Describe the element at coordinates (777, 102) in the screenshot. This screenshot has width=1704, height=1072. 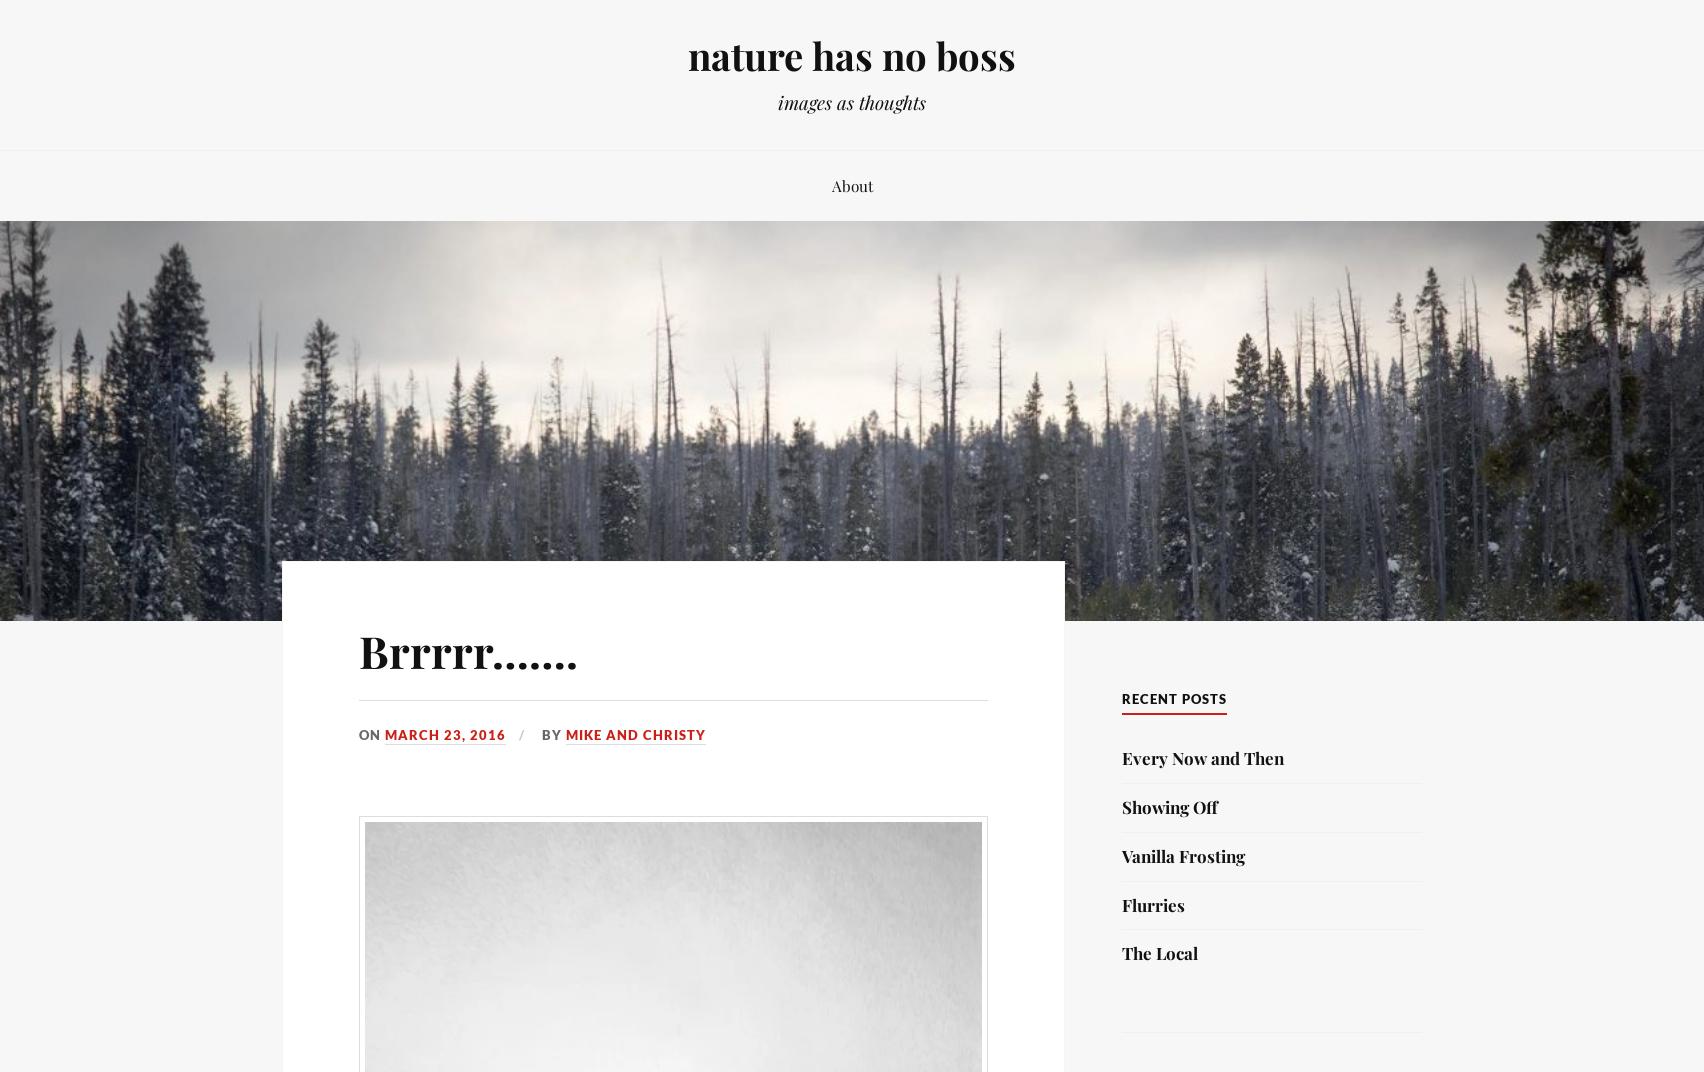
I see `'images as thoughts'` at that location.